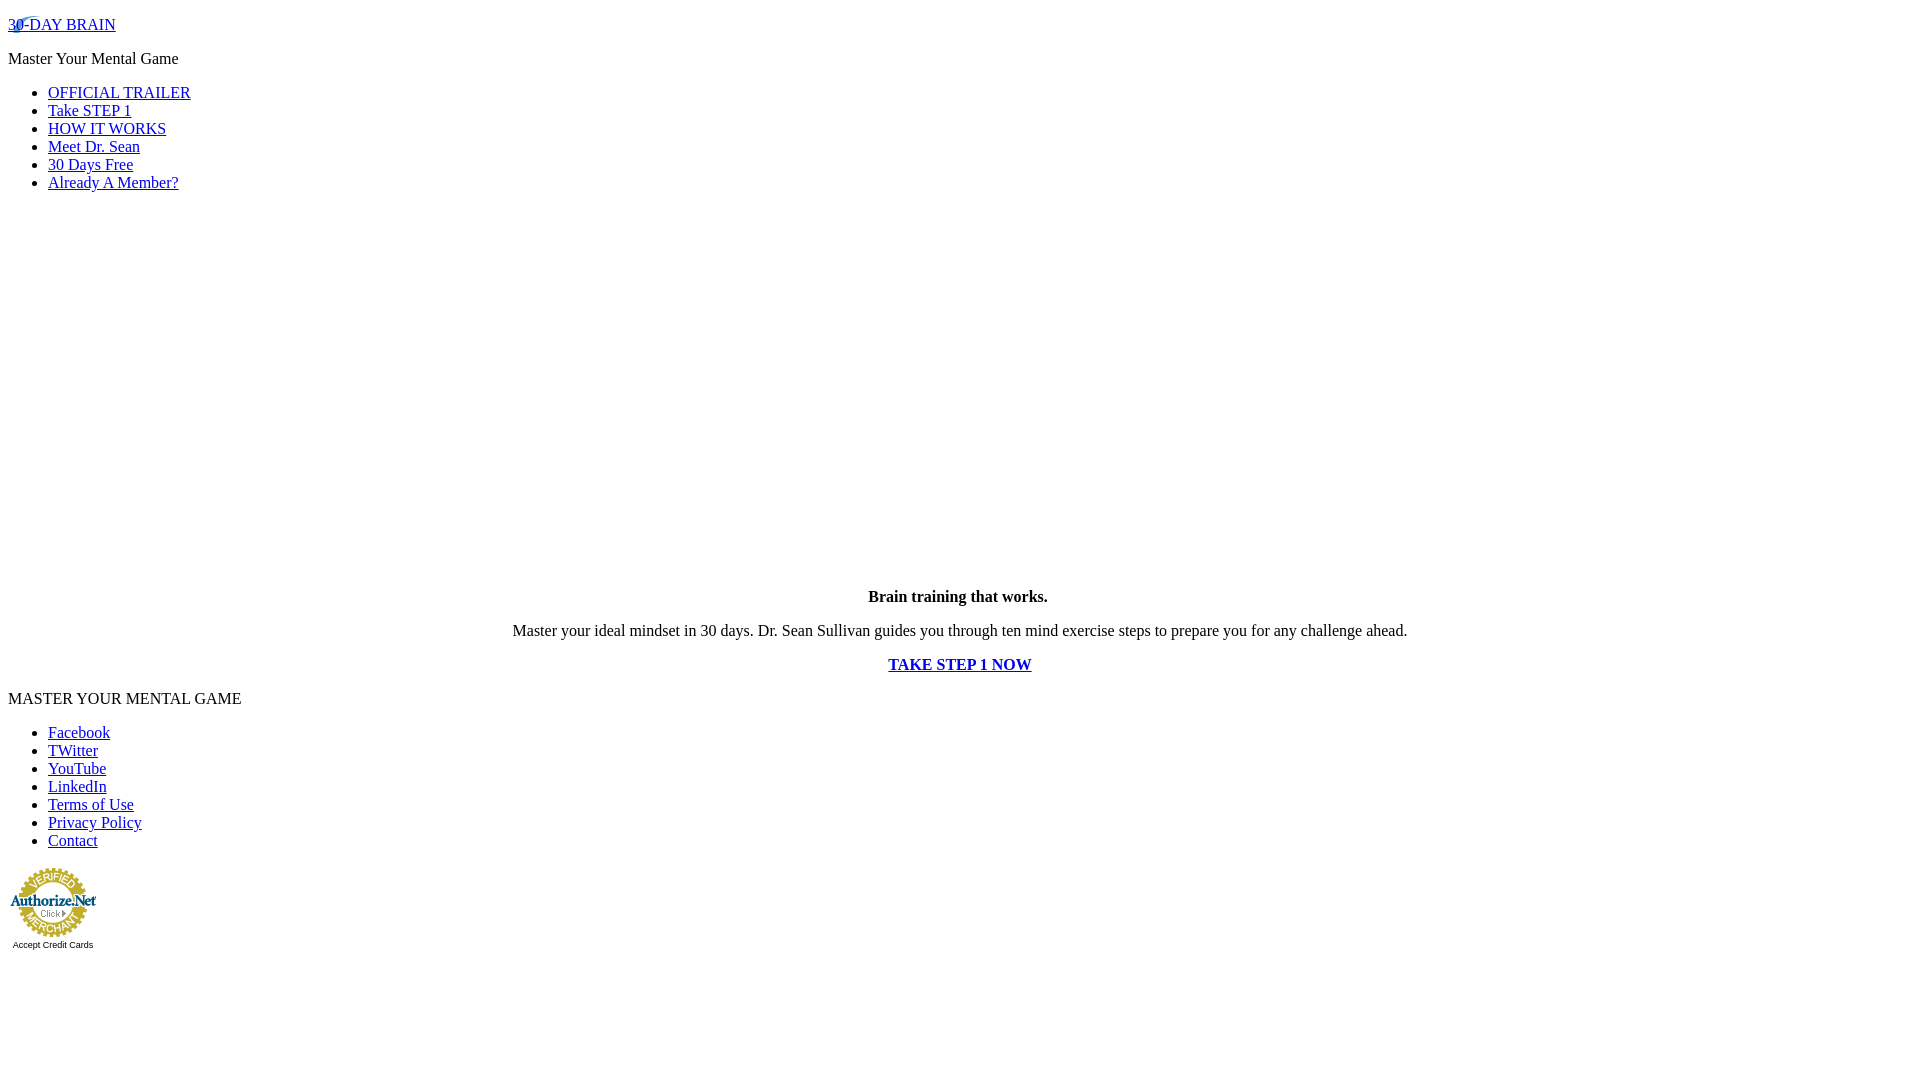 The width and height of the screenshot is (1920, 1080). Describe the element at coordinates (958, 664) in the screenshot. I see `'TAKE STEP 1 NOW'` at that location.